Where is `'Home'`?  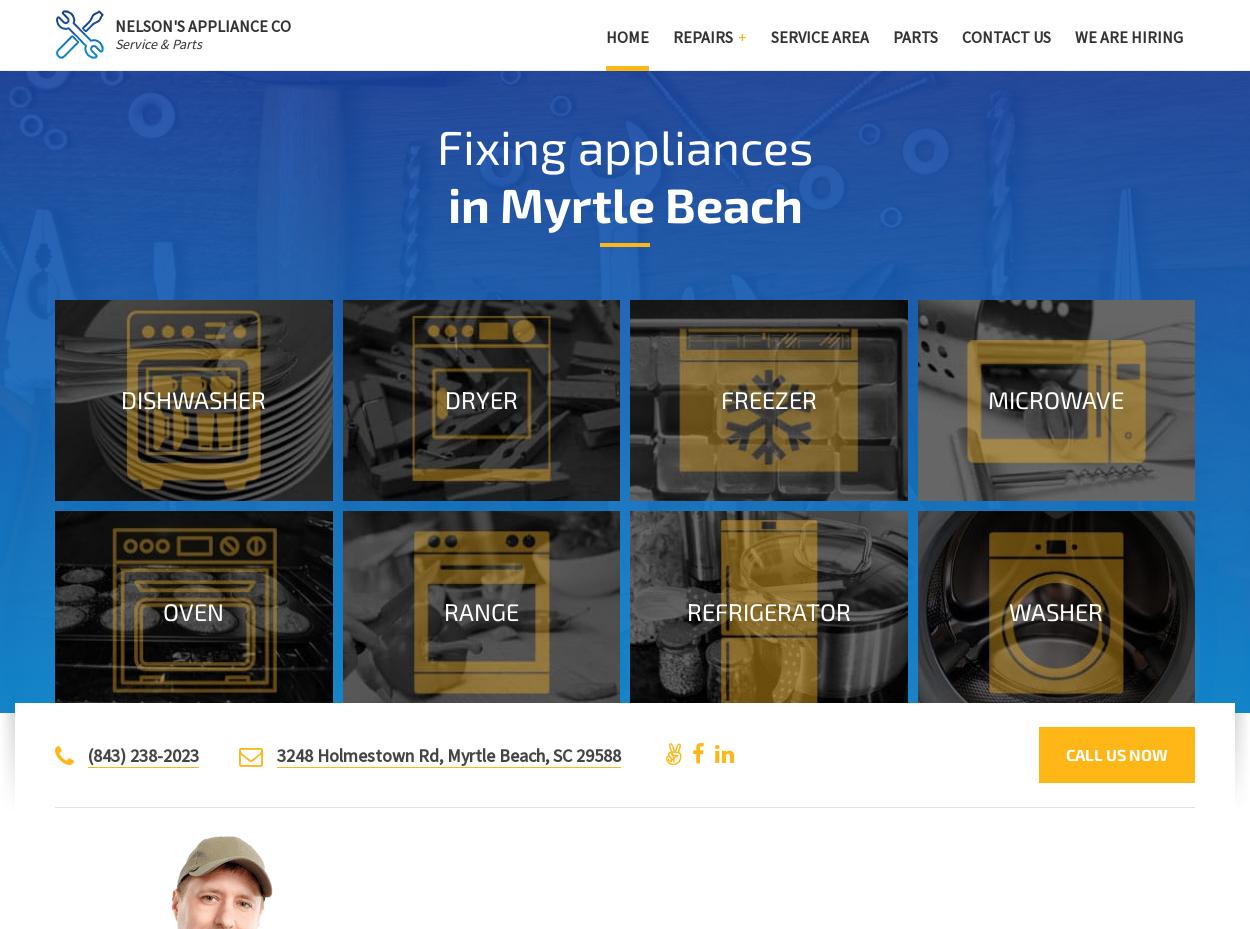 'Home' is located at coordinates (627, 35).